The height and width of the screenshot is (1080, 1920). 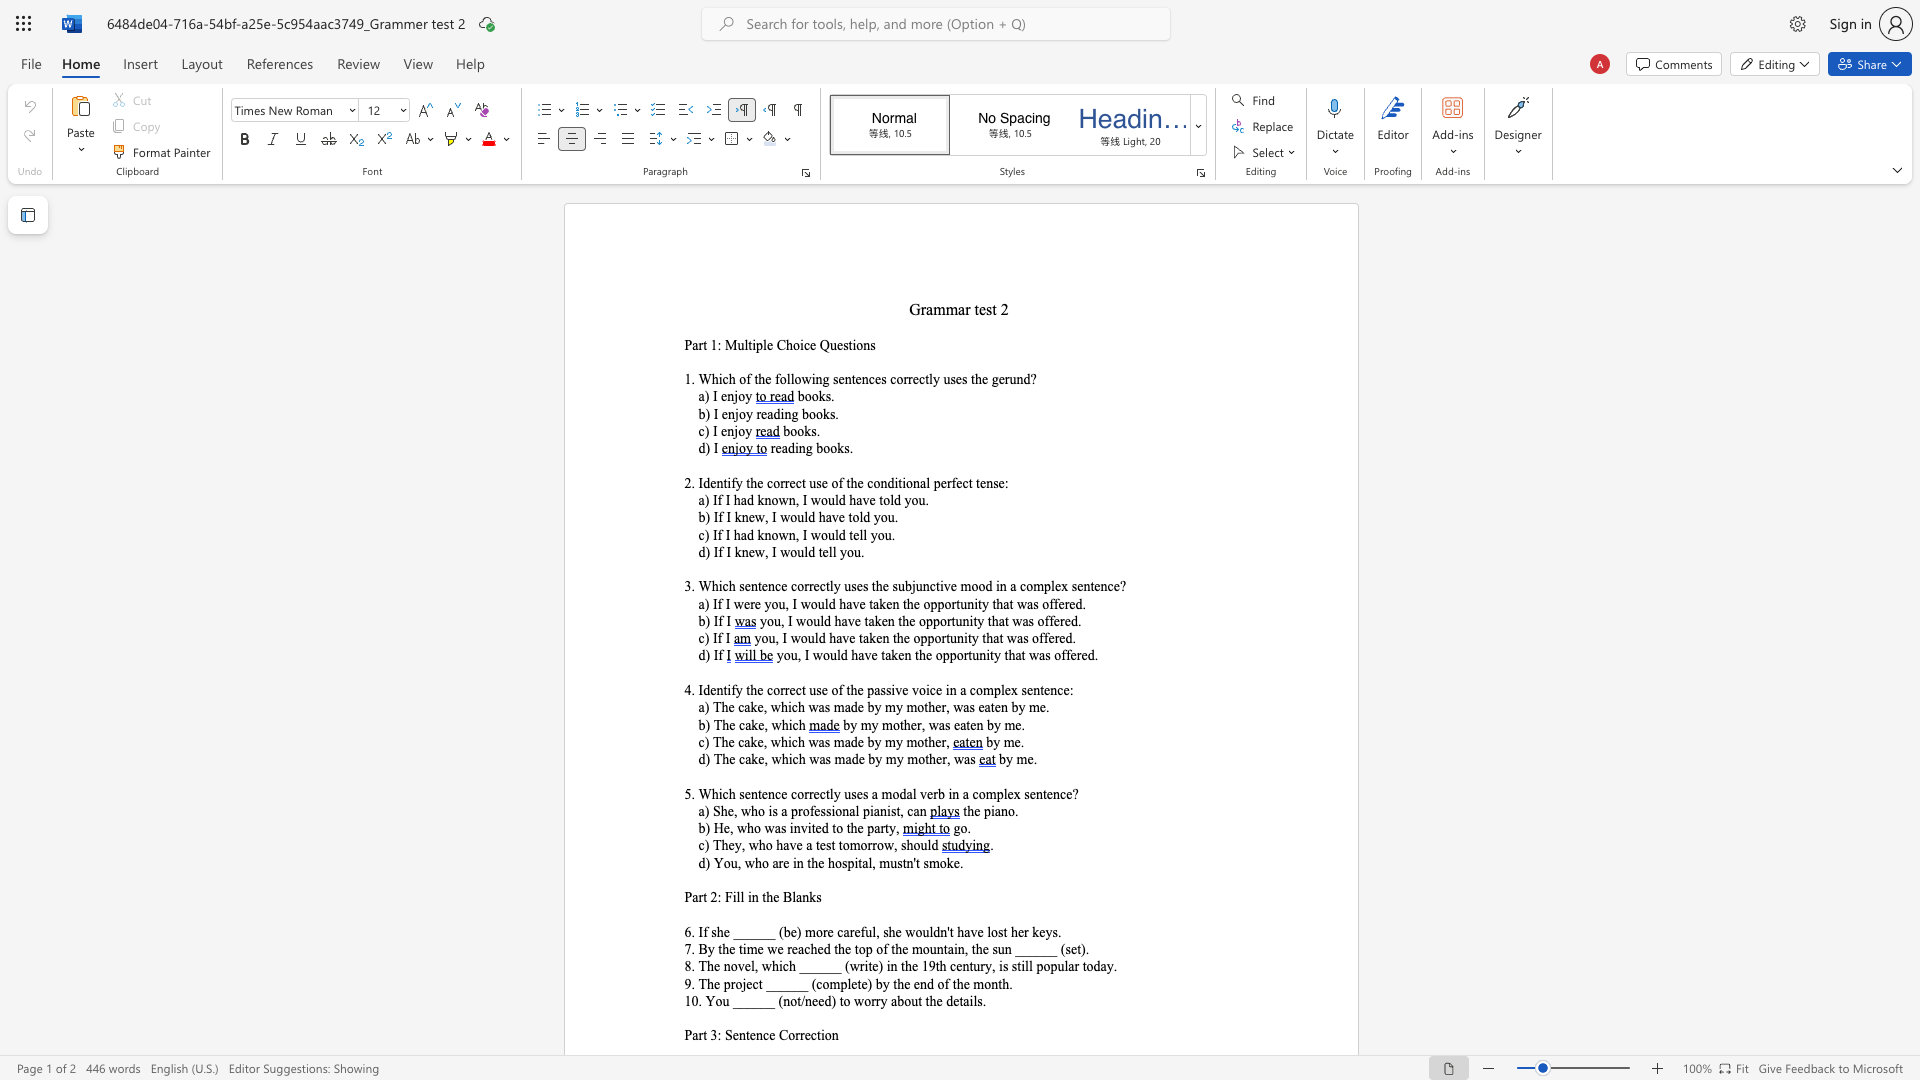 What do you see at coordinates (831, 811) in the screenshot?
I see `the subset text "ional pianist" within the text "a) She, who is a professional pianist, can"` at bounding box center [831, 811].